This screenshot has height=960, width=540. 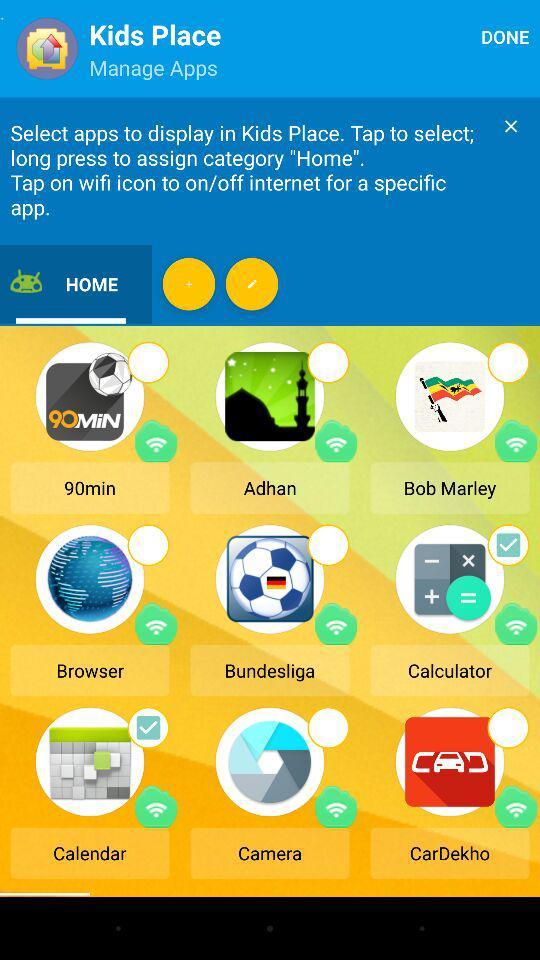 I want to click on wifi option, so click(x=516, y=441).